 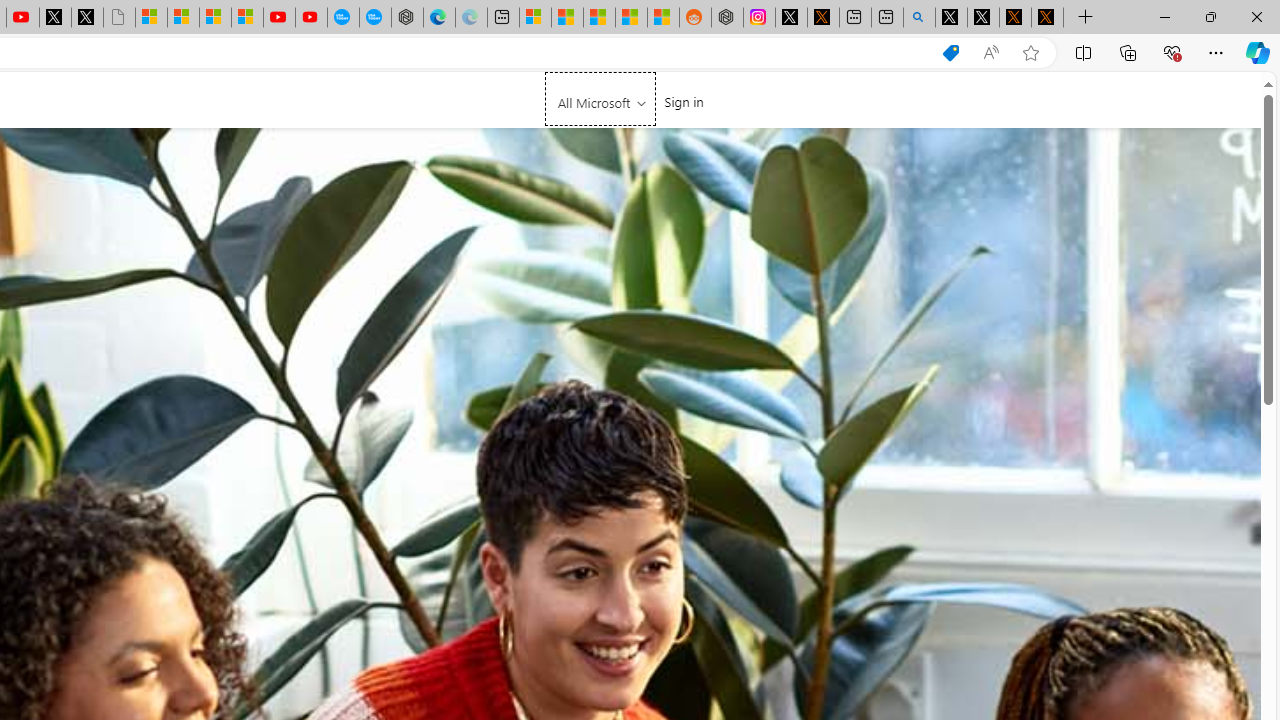 I want to click on 'Shanghai, China weather forecast | Microsoft Weather', so click(x=566, y=17).